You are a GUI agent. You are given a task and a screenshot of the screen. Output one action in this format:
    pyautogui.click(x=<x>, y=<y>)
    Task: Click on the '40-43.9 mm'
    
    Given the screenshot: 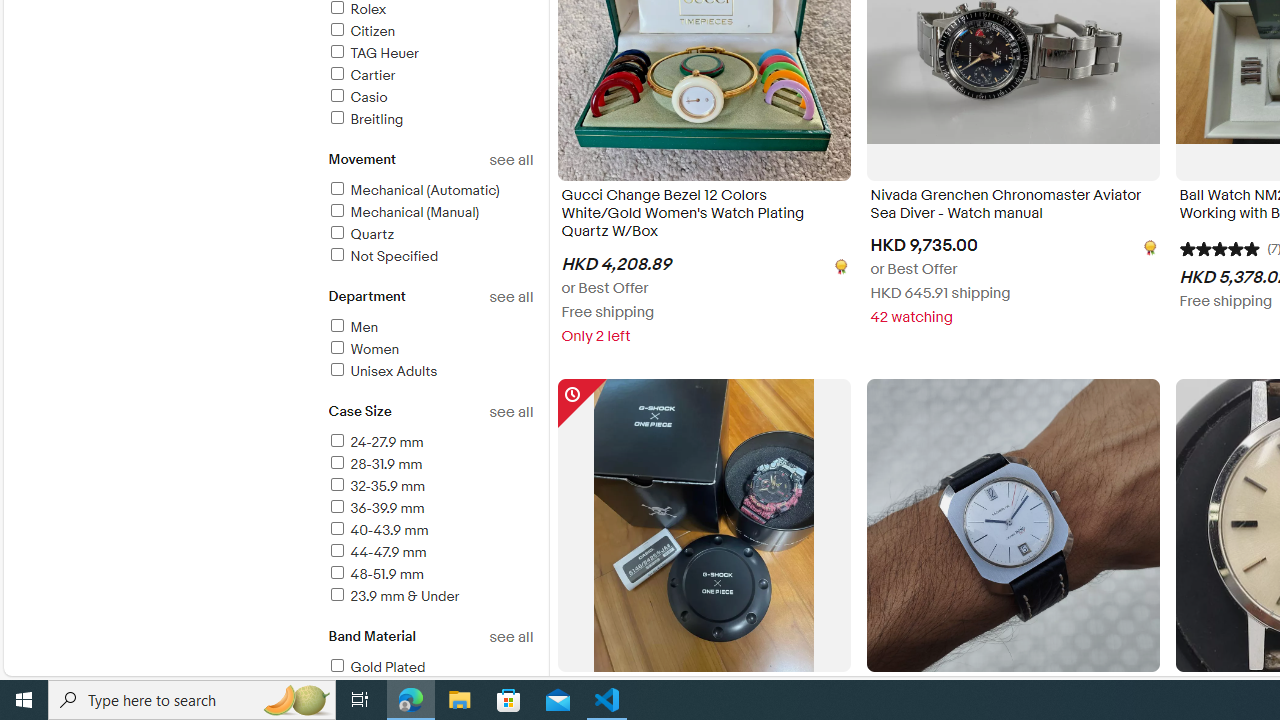 What is the action you would take?
    pyautogui.click(x=377, y=529)
    